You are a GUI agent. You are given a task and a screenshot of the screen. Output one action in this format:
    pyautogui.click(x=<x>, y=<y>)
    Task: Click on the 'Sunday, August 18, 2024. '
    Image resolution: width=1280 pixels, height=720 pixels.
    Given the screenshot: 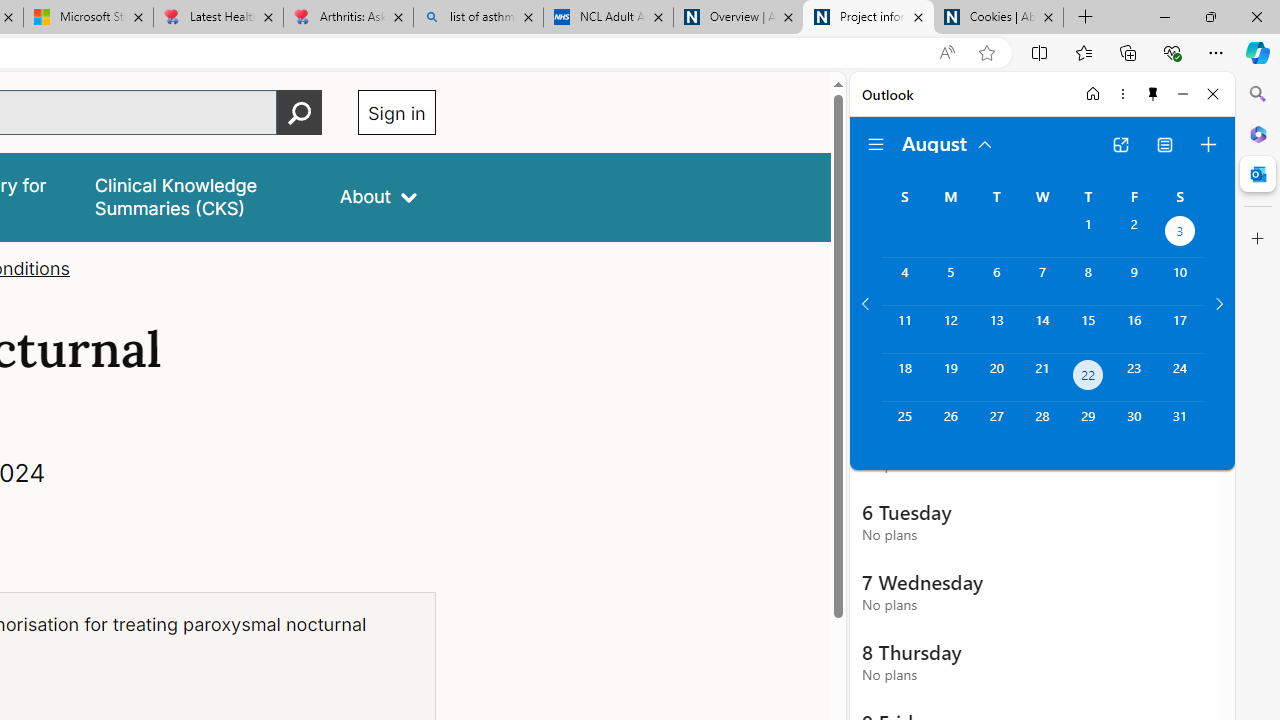 What is the action you would take?
    pyautogui.click(x=903, y=377)
    